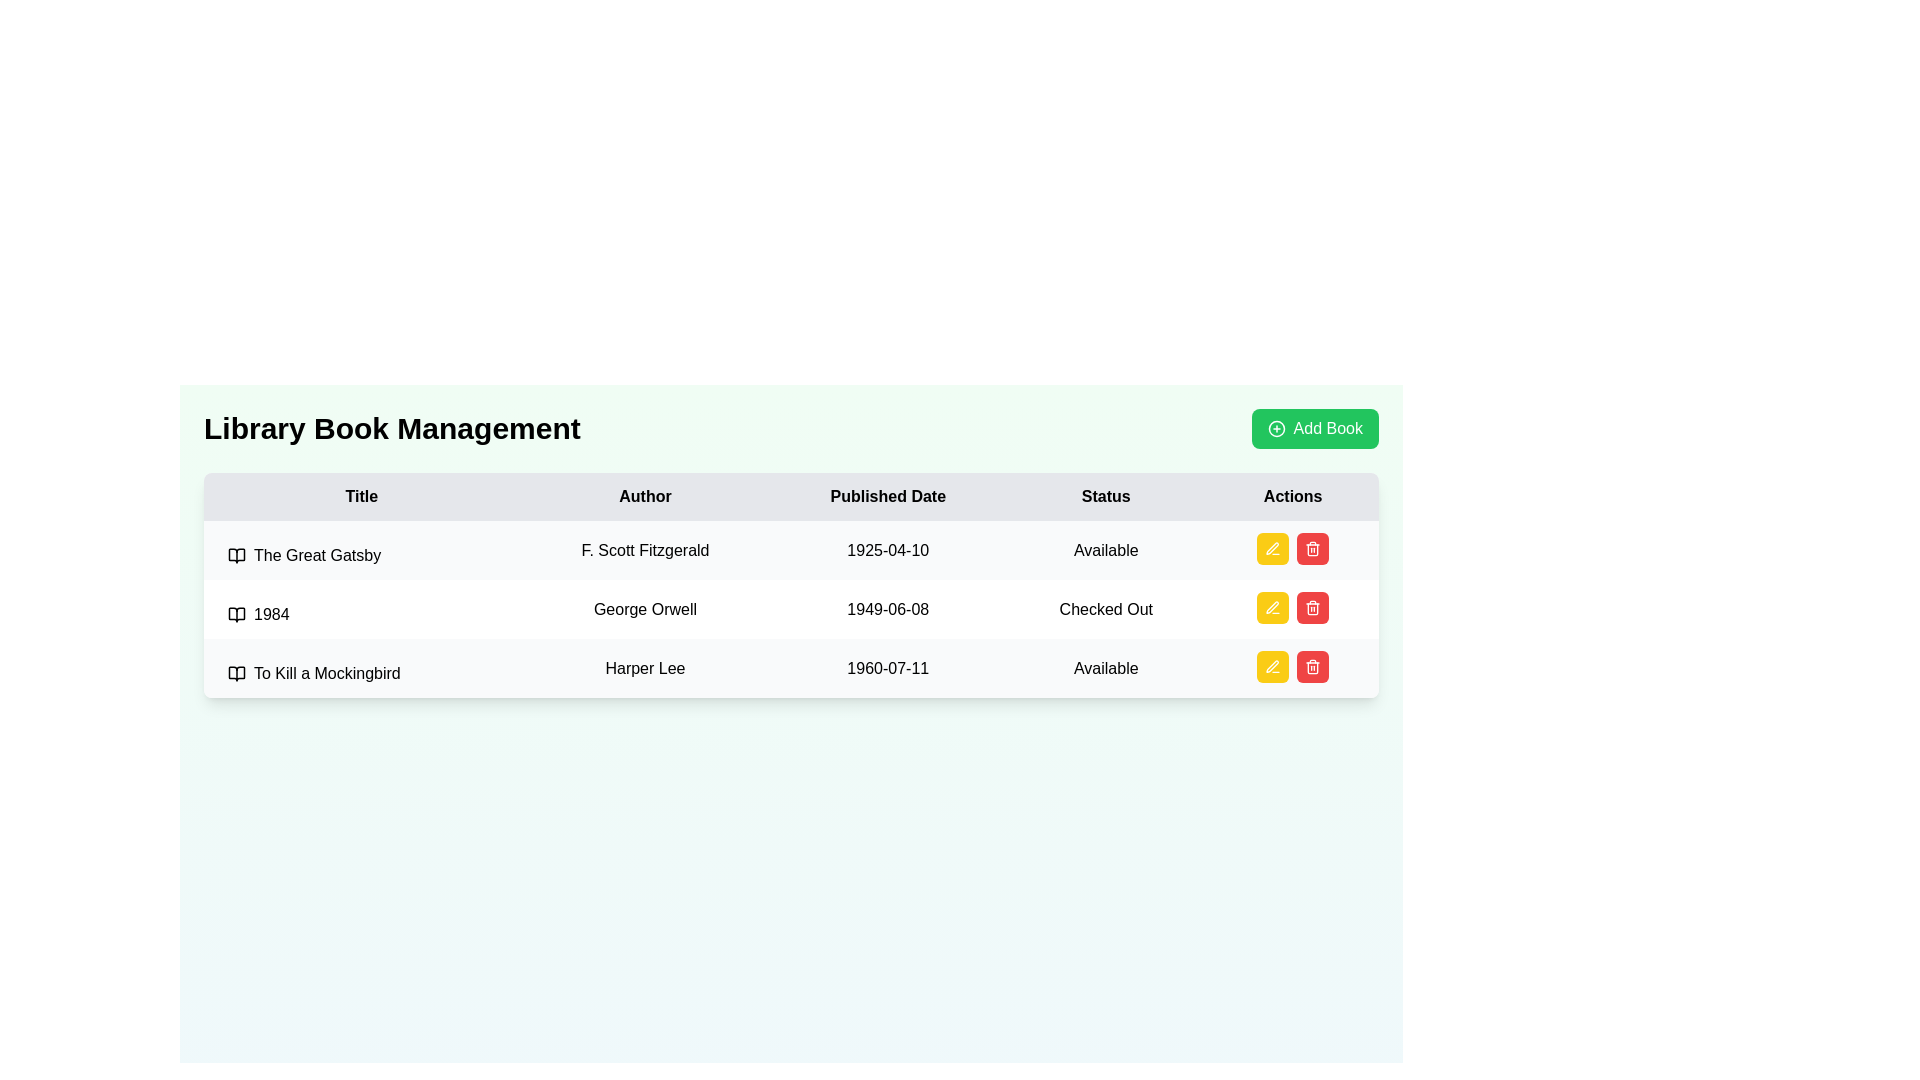 This screenshot has height=1080, width=1920. What do you see at coordinates (1293, 496) in the screenshot?
I see `the header cell of the table column labeled 'Actions', which is the fifth cell in the header row, located at the top-right corner of the table, with a light gray background and bold text` at bounding box center [1293, 496].